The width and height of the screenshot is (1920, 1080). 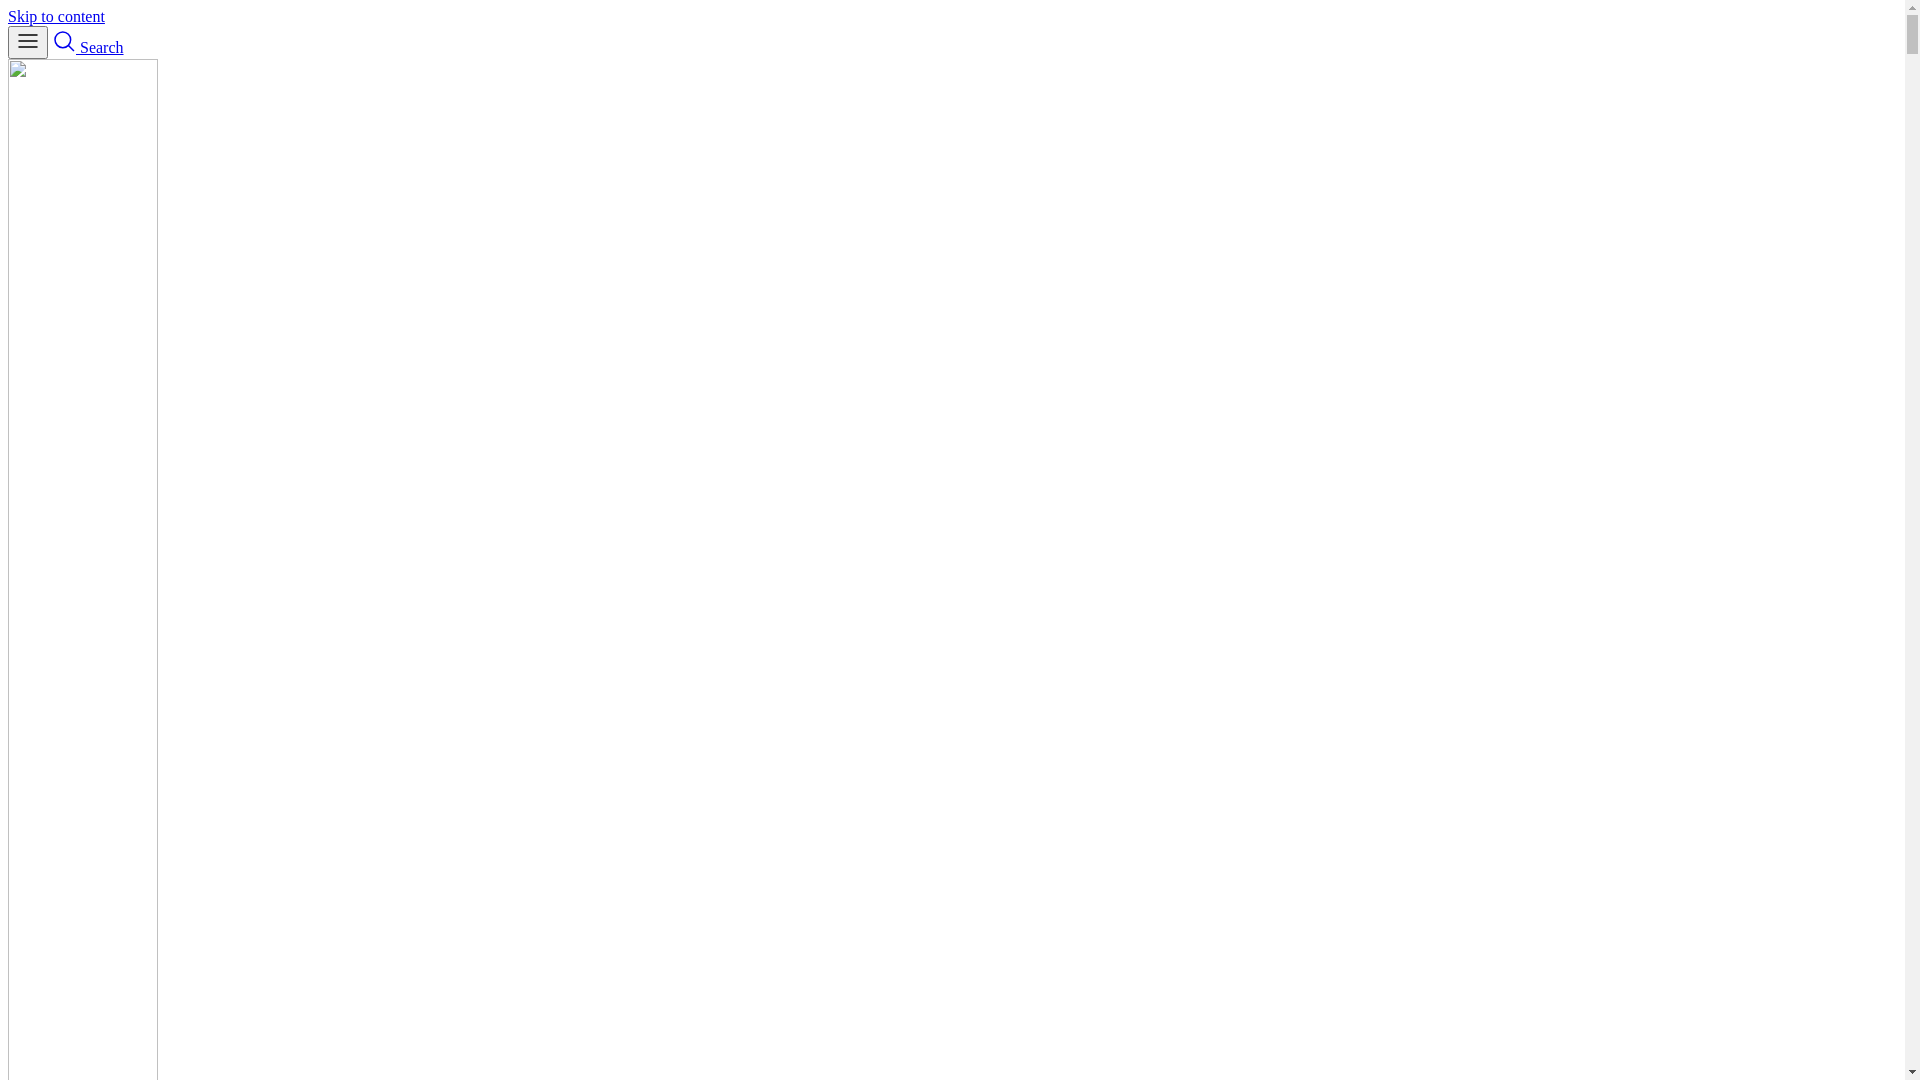 I want to click on 'Skip to content', so click(x=56, y=16).